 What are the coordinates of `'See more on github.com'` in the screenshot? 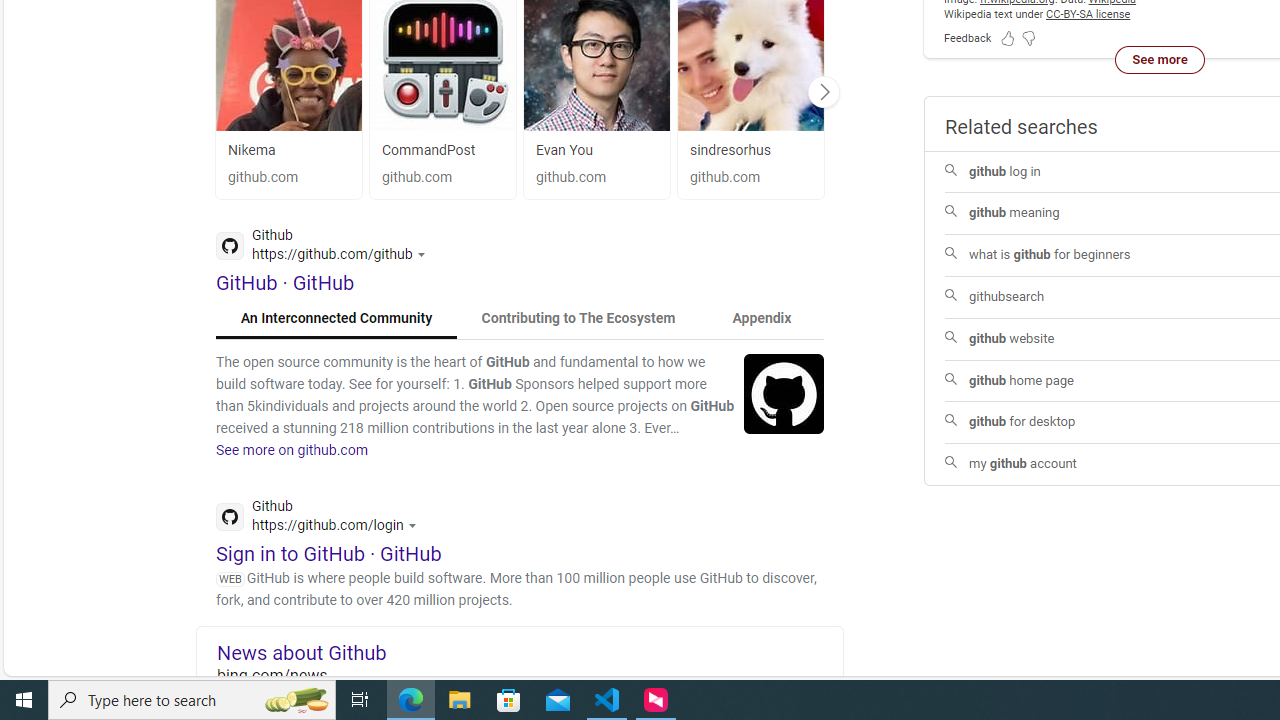 It's located at (291, 450).